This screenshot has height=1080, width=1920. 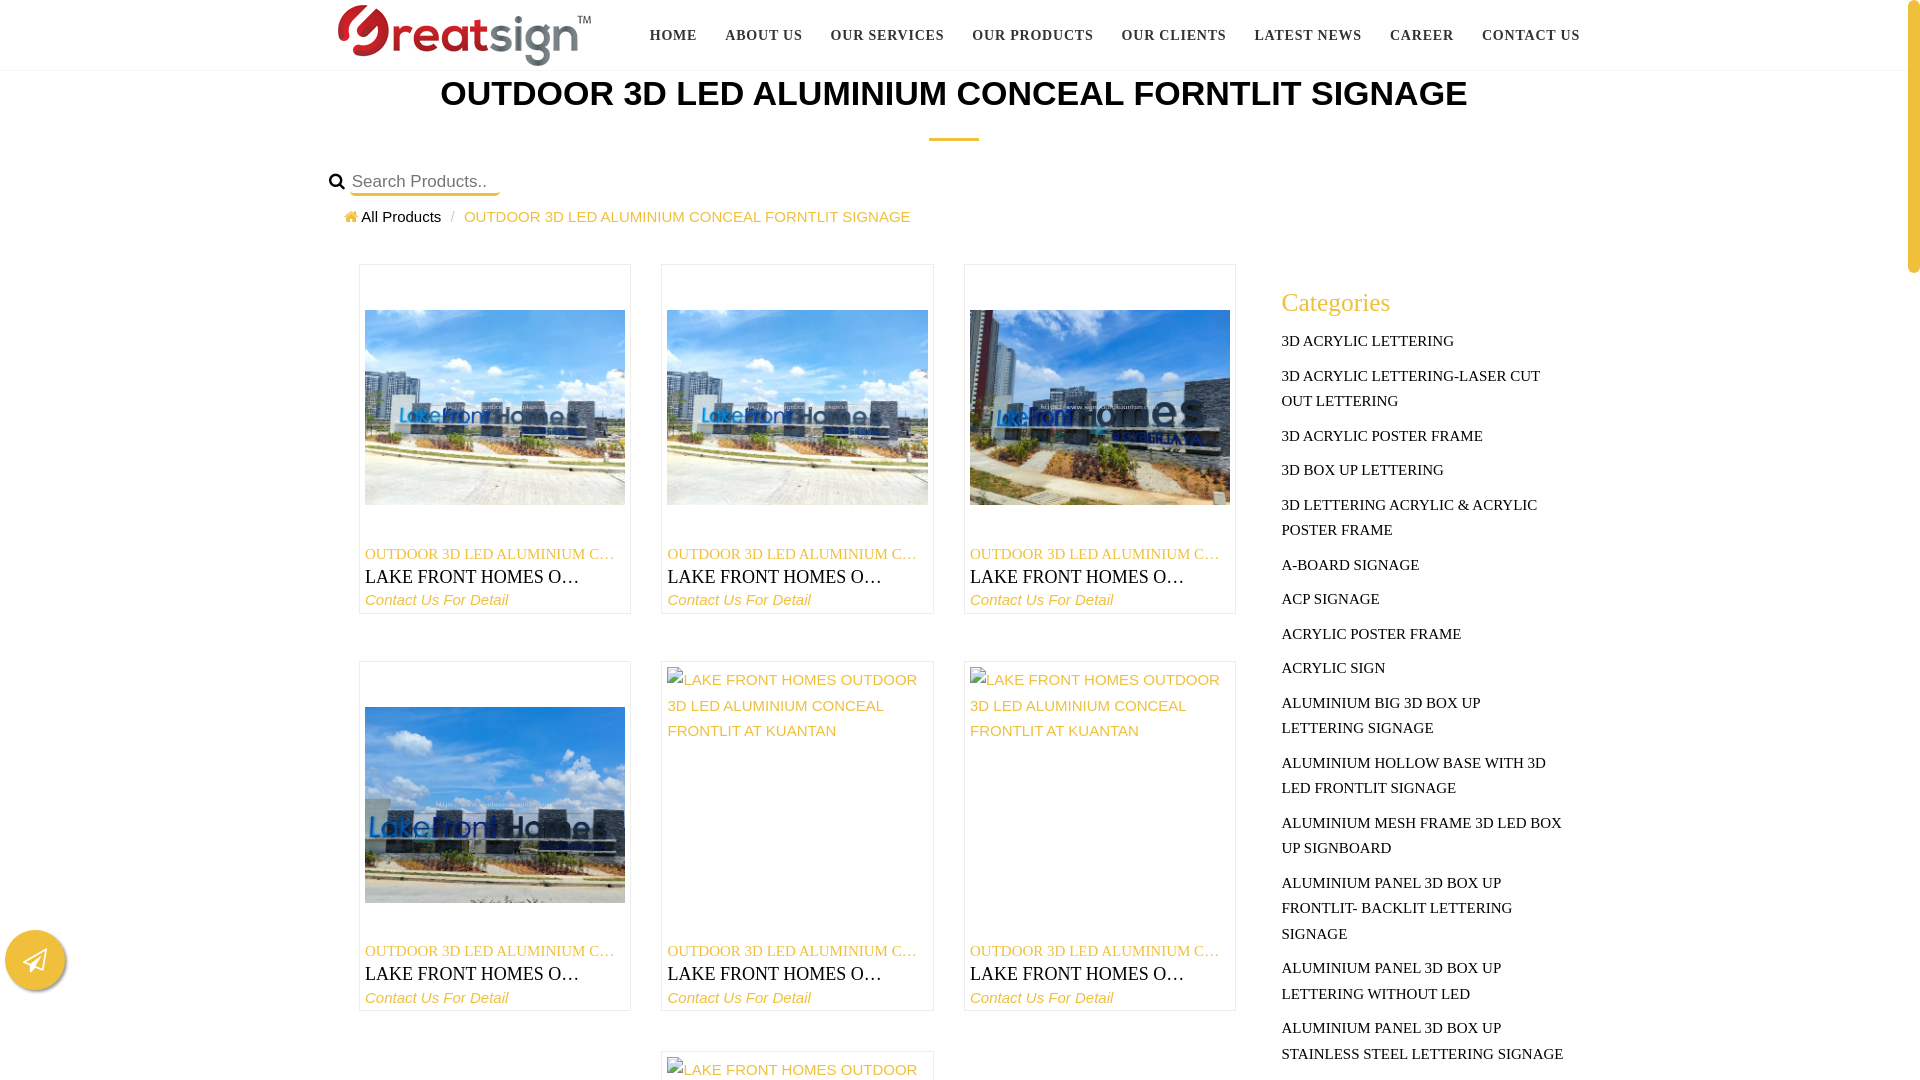 What do you see at coordinates (1422, 435) in the screenshot?
I see `'3D ACRYLIC POSTER FRAME'` at bounding box center [1422, 435].